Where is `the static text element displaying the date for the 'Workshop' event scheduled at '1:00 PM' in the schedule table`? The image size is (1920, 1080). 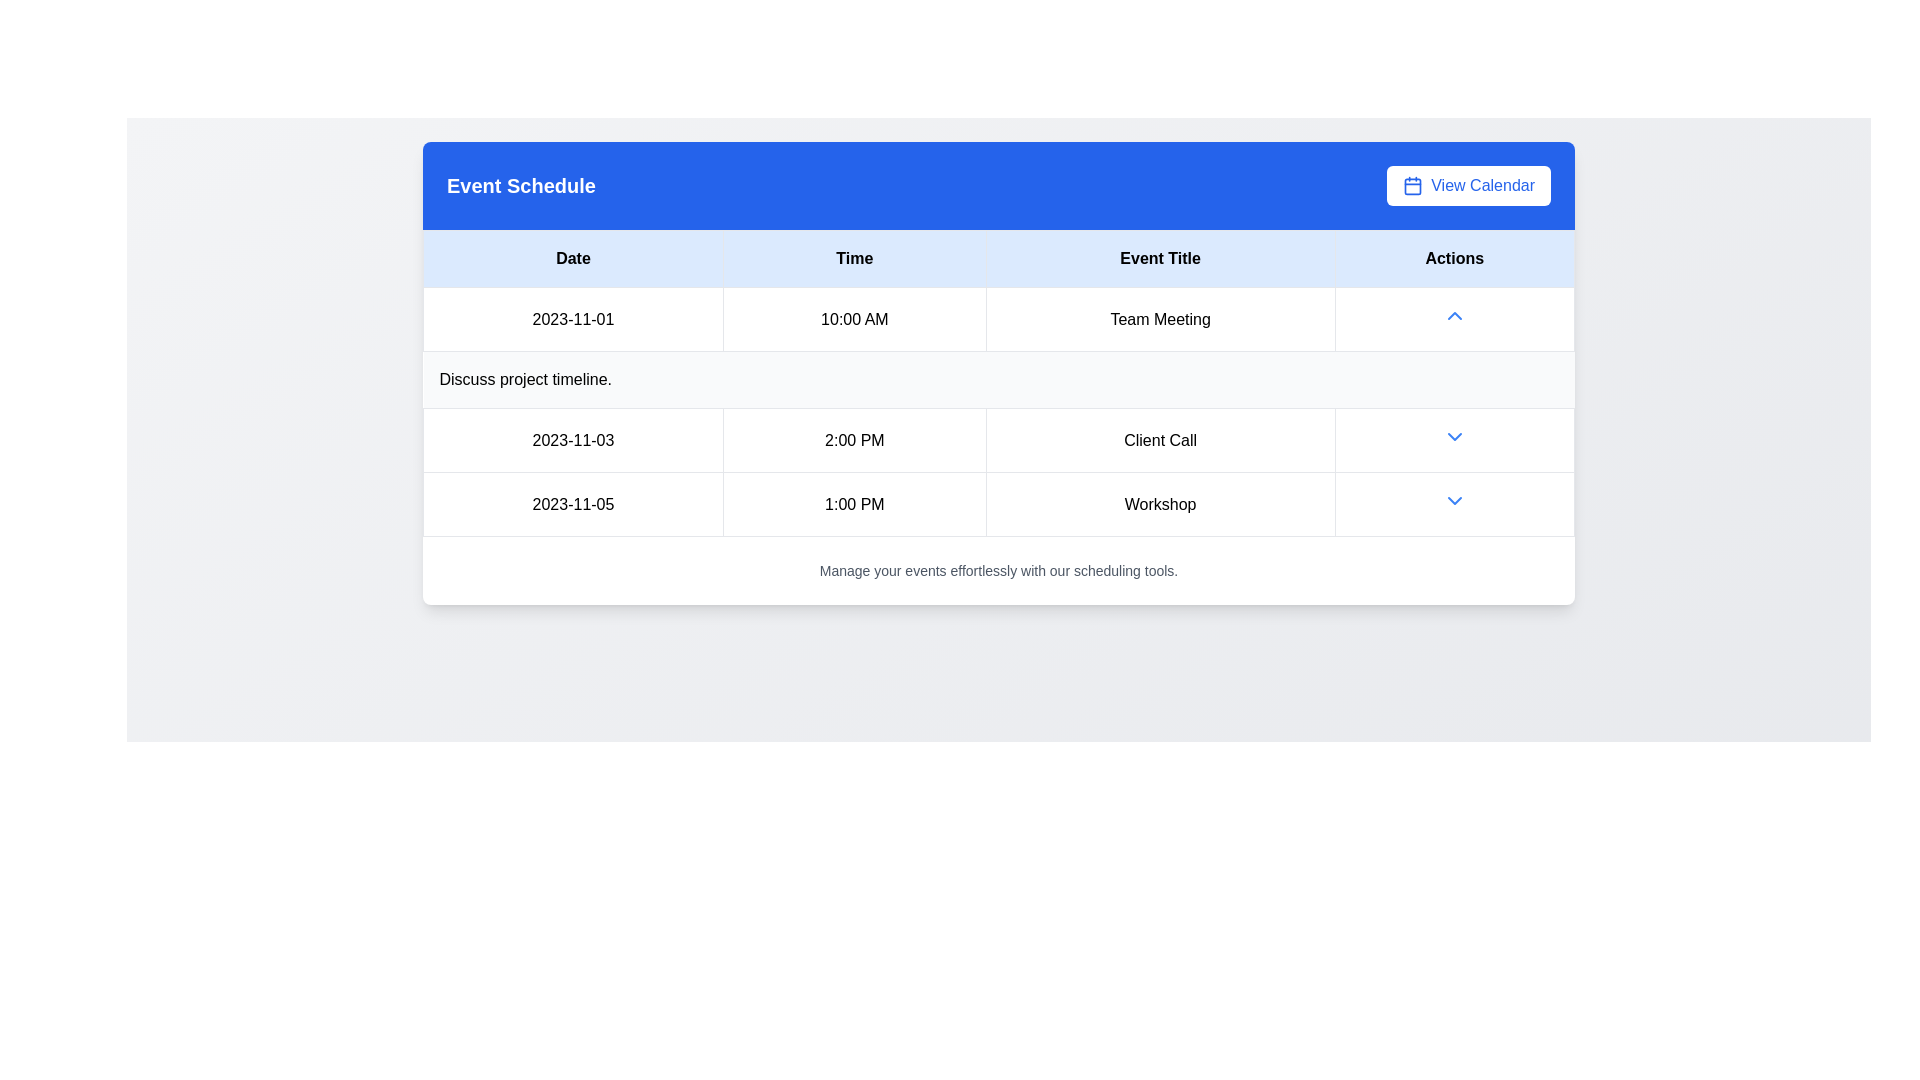 the static text element displaying the date for the 'Workshop' event scheduled at '1:00 PM' in the schedule table is located at coordinates (572, 503).